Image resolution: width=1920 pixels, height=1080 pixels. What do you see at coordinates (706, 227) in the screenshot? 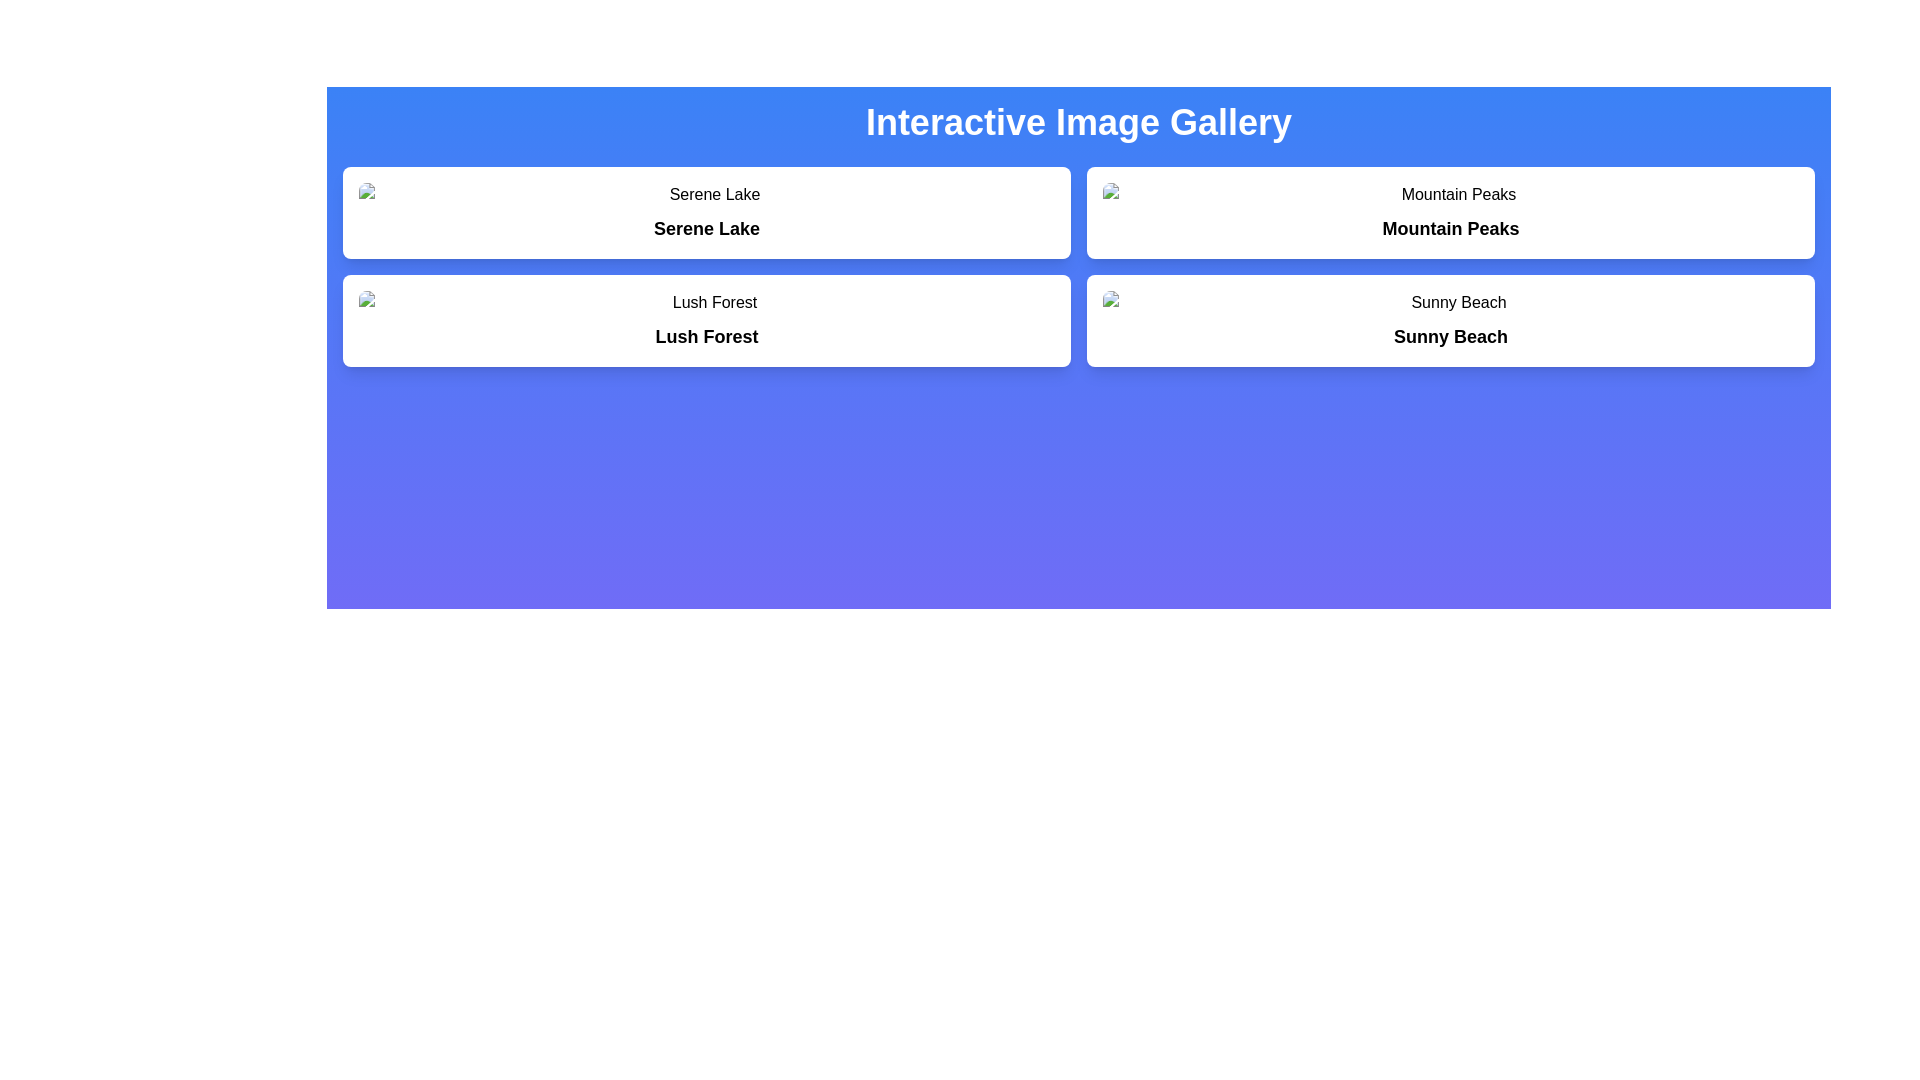
I see `the text label displaying 'Serene Lake' which is bold, large, and positioned below an image placeholder in the top-left panel of the grid layout` at bounding box center [706, 227].